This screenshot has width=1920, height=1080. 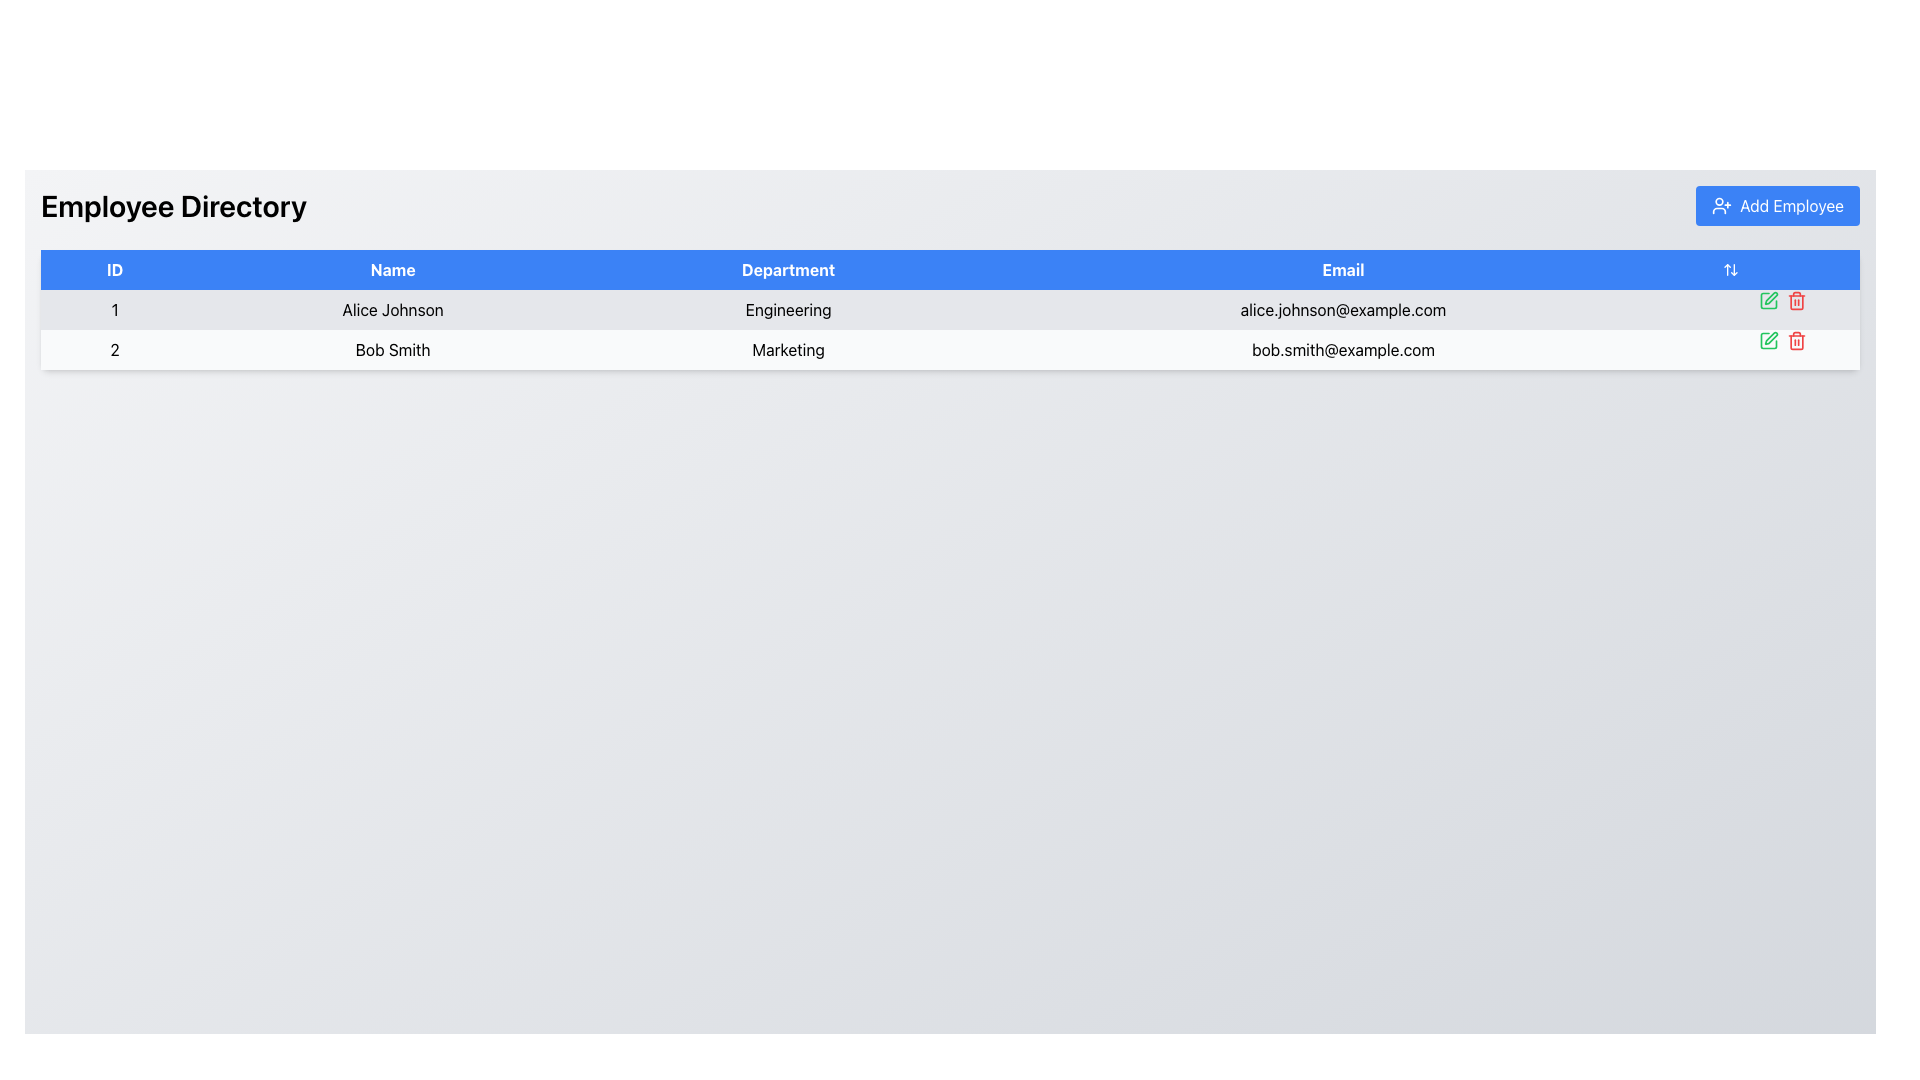 What do you see at coordinates (1797, 300) in the screenshot?
I see `the delete button located in the last column of the row associated with user Bob Smith` at bounding box center [1797, 300].